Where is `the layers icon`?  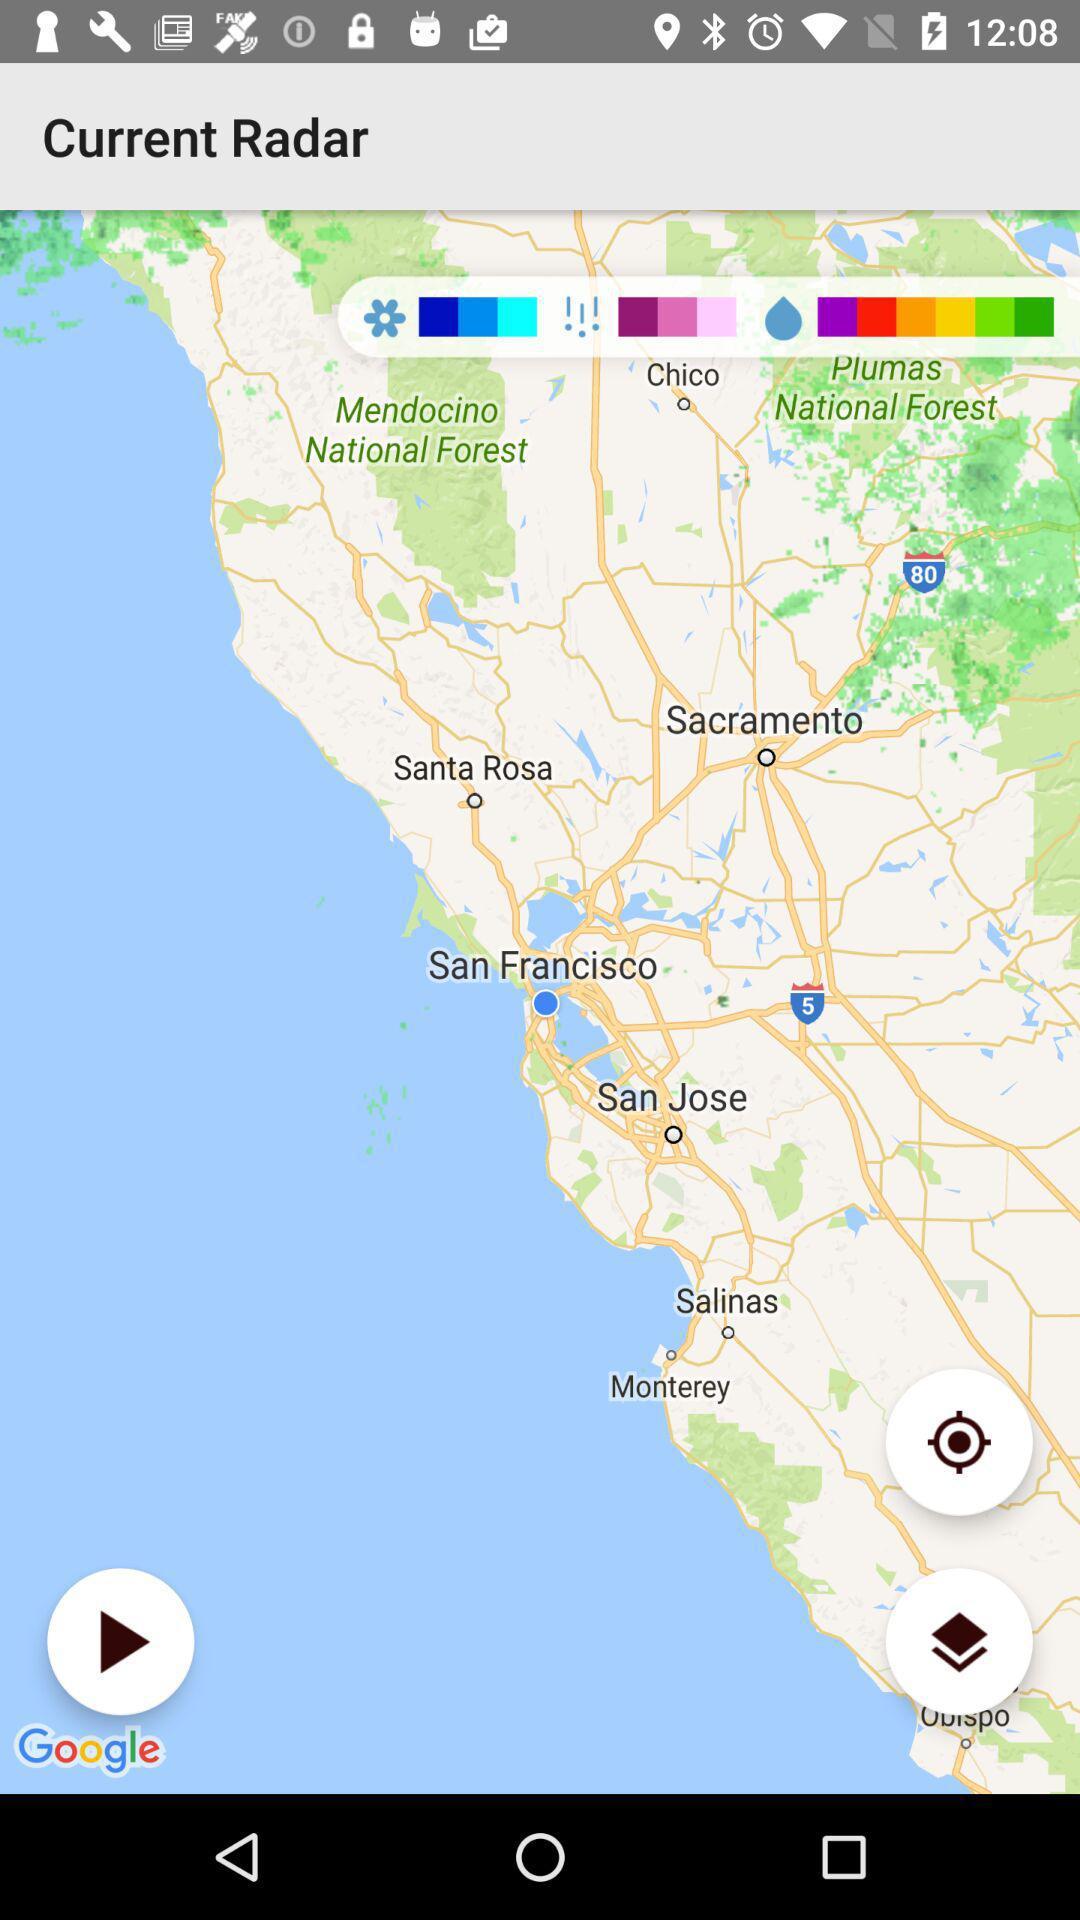
the layers icon is located at coordinates (958, 1641).